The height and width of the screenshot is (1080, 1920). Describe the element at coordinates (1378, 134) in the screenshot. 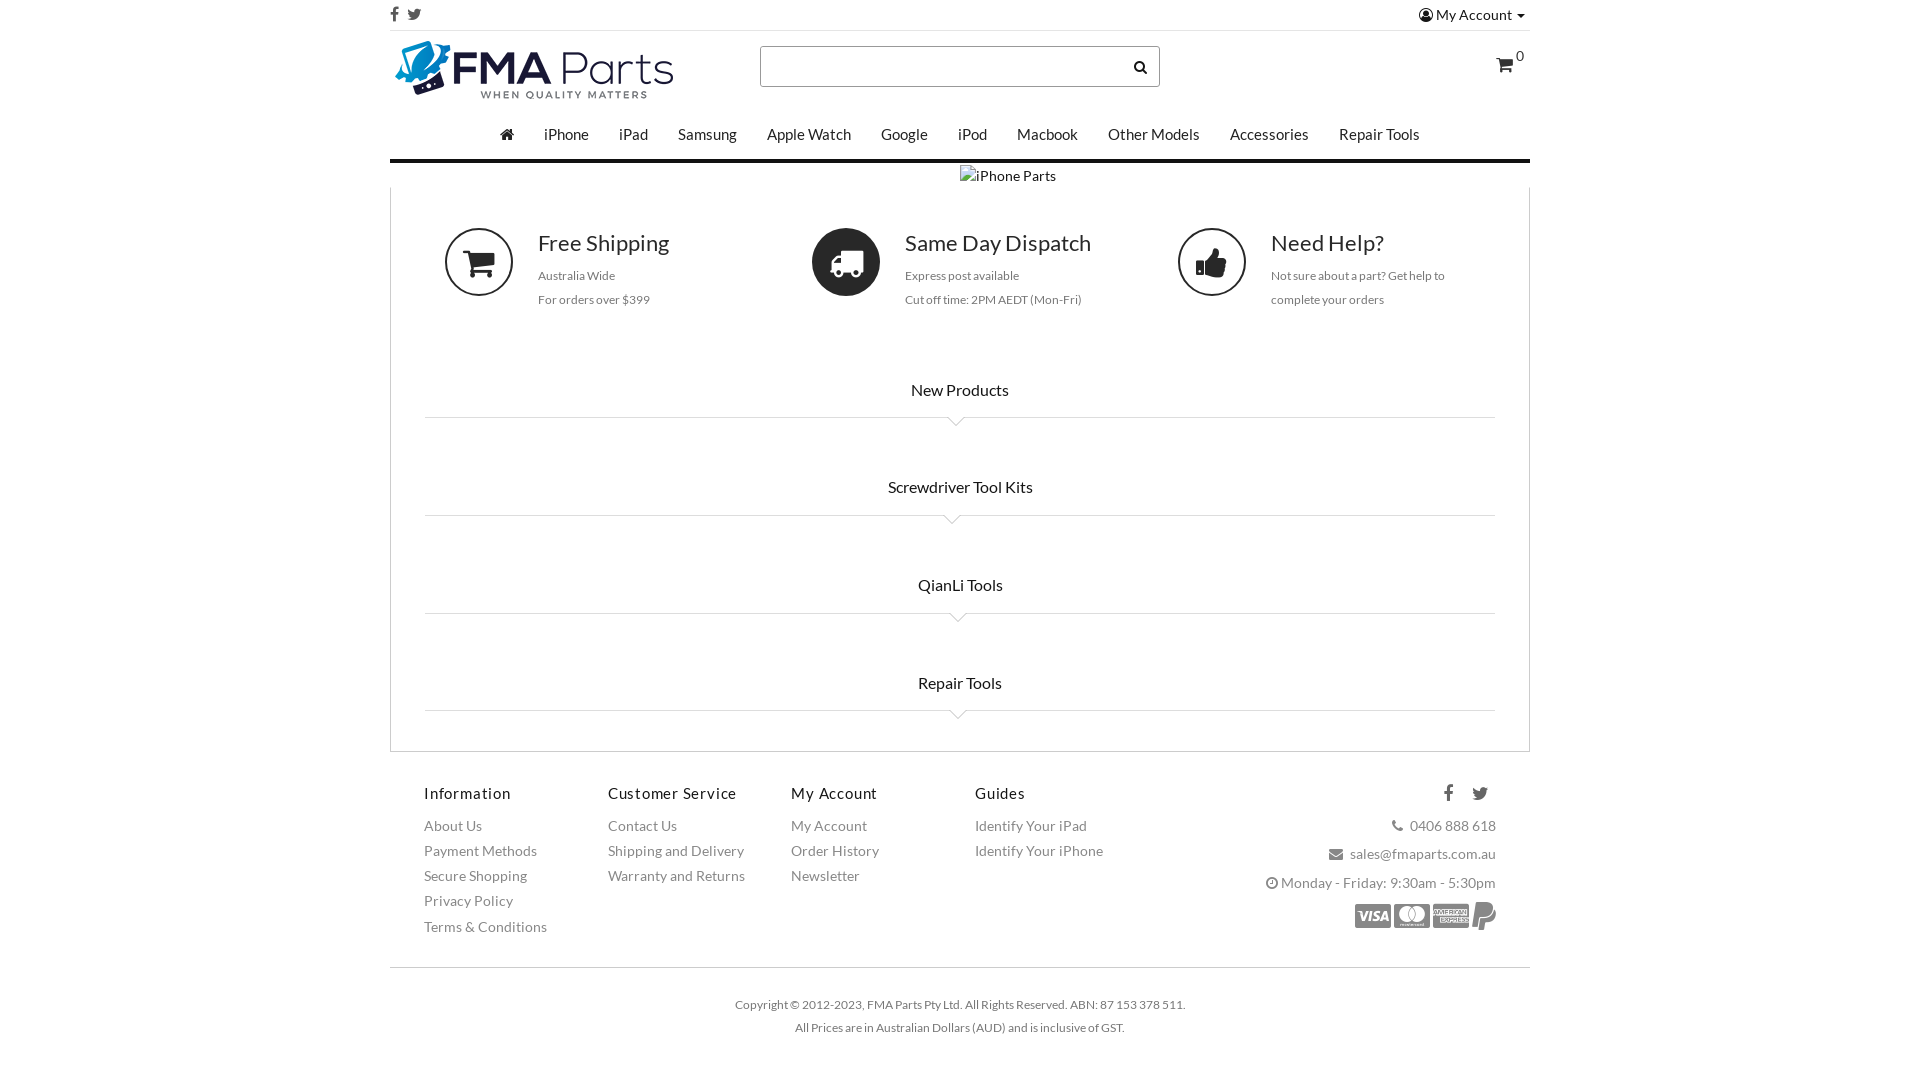

I see `'Repair Tools'` at that location.